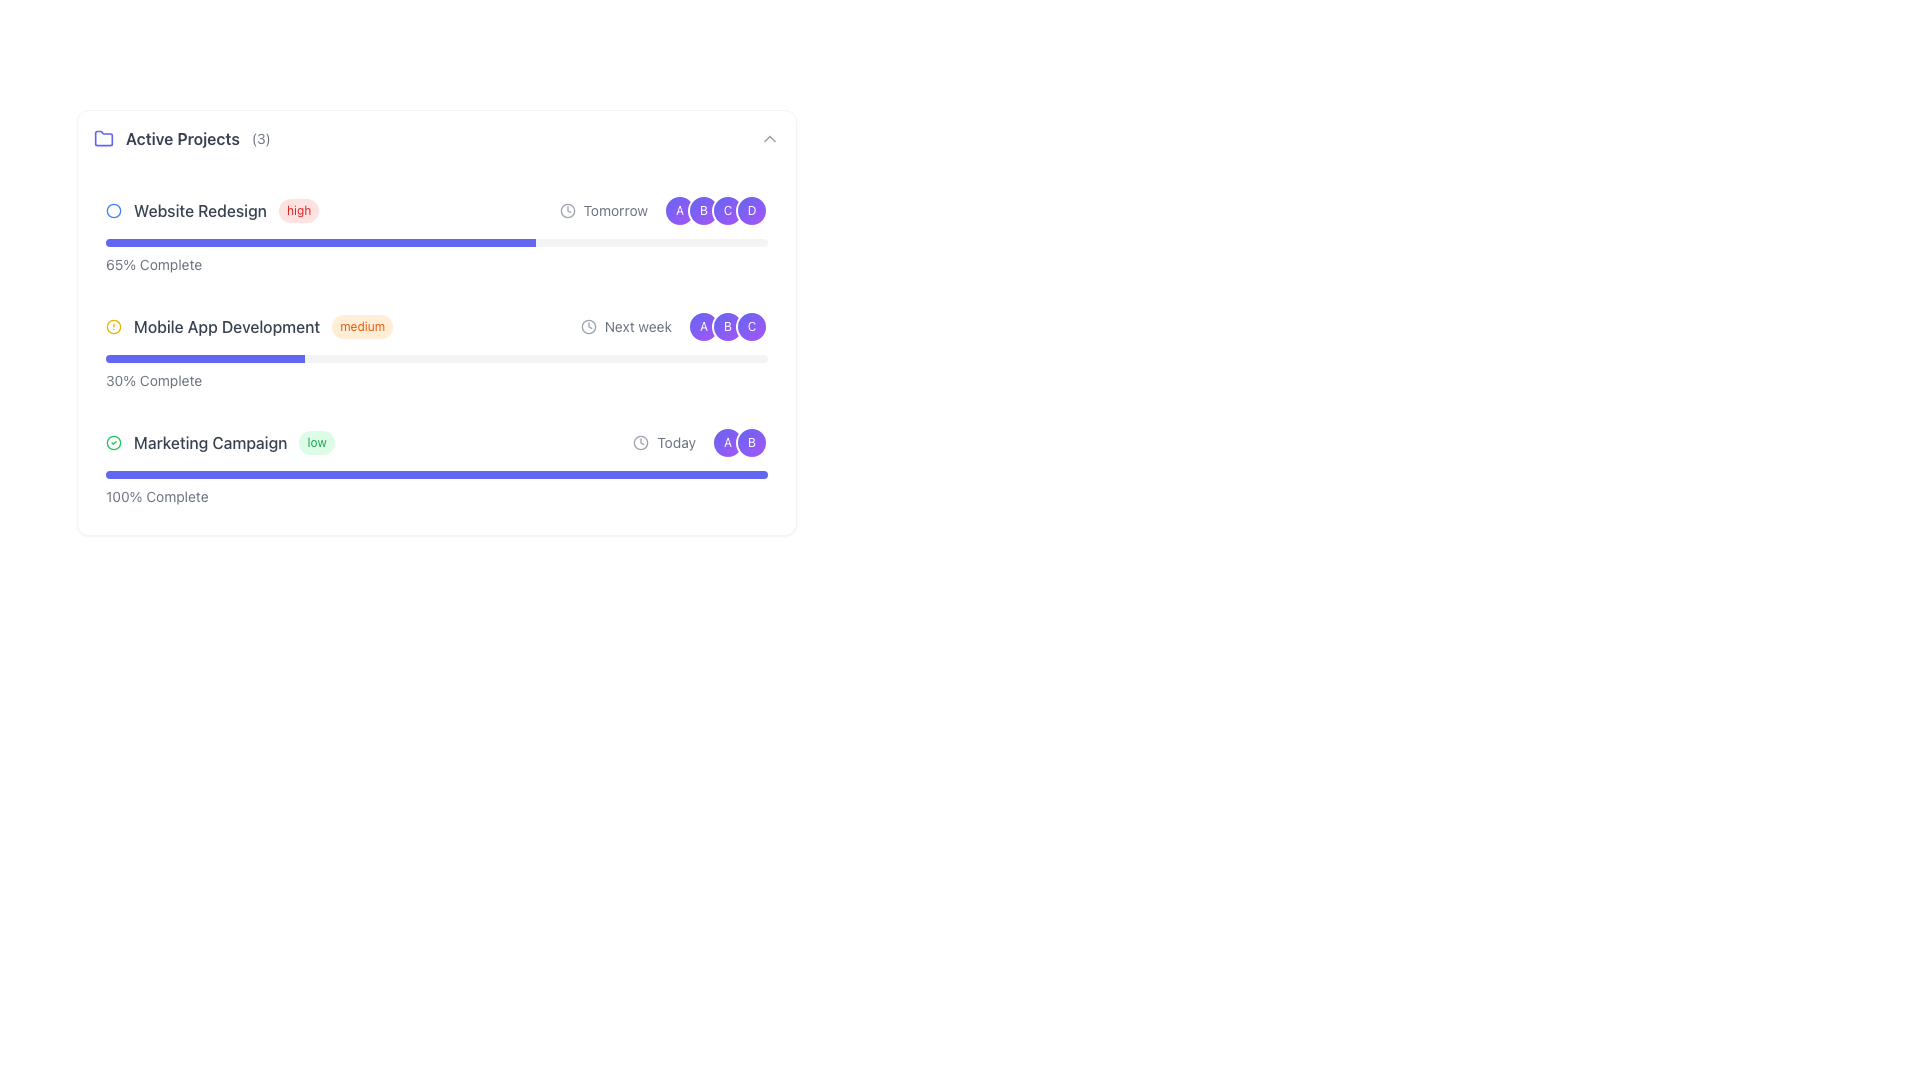 The image size is (1920, 1080). I want to click on the static text displaying 'Next week', which is styled in a small sans-serif font and is positioned between a clock icon and action buttons labeled 'A', 'B', and 'C', so click(637, 326).